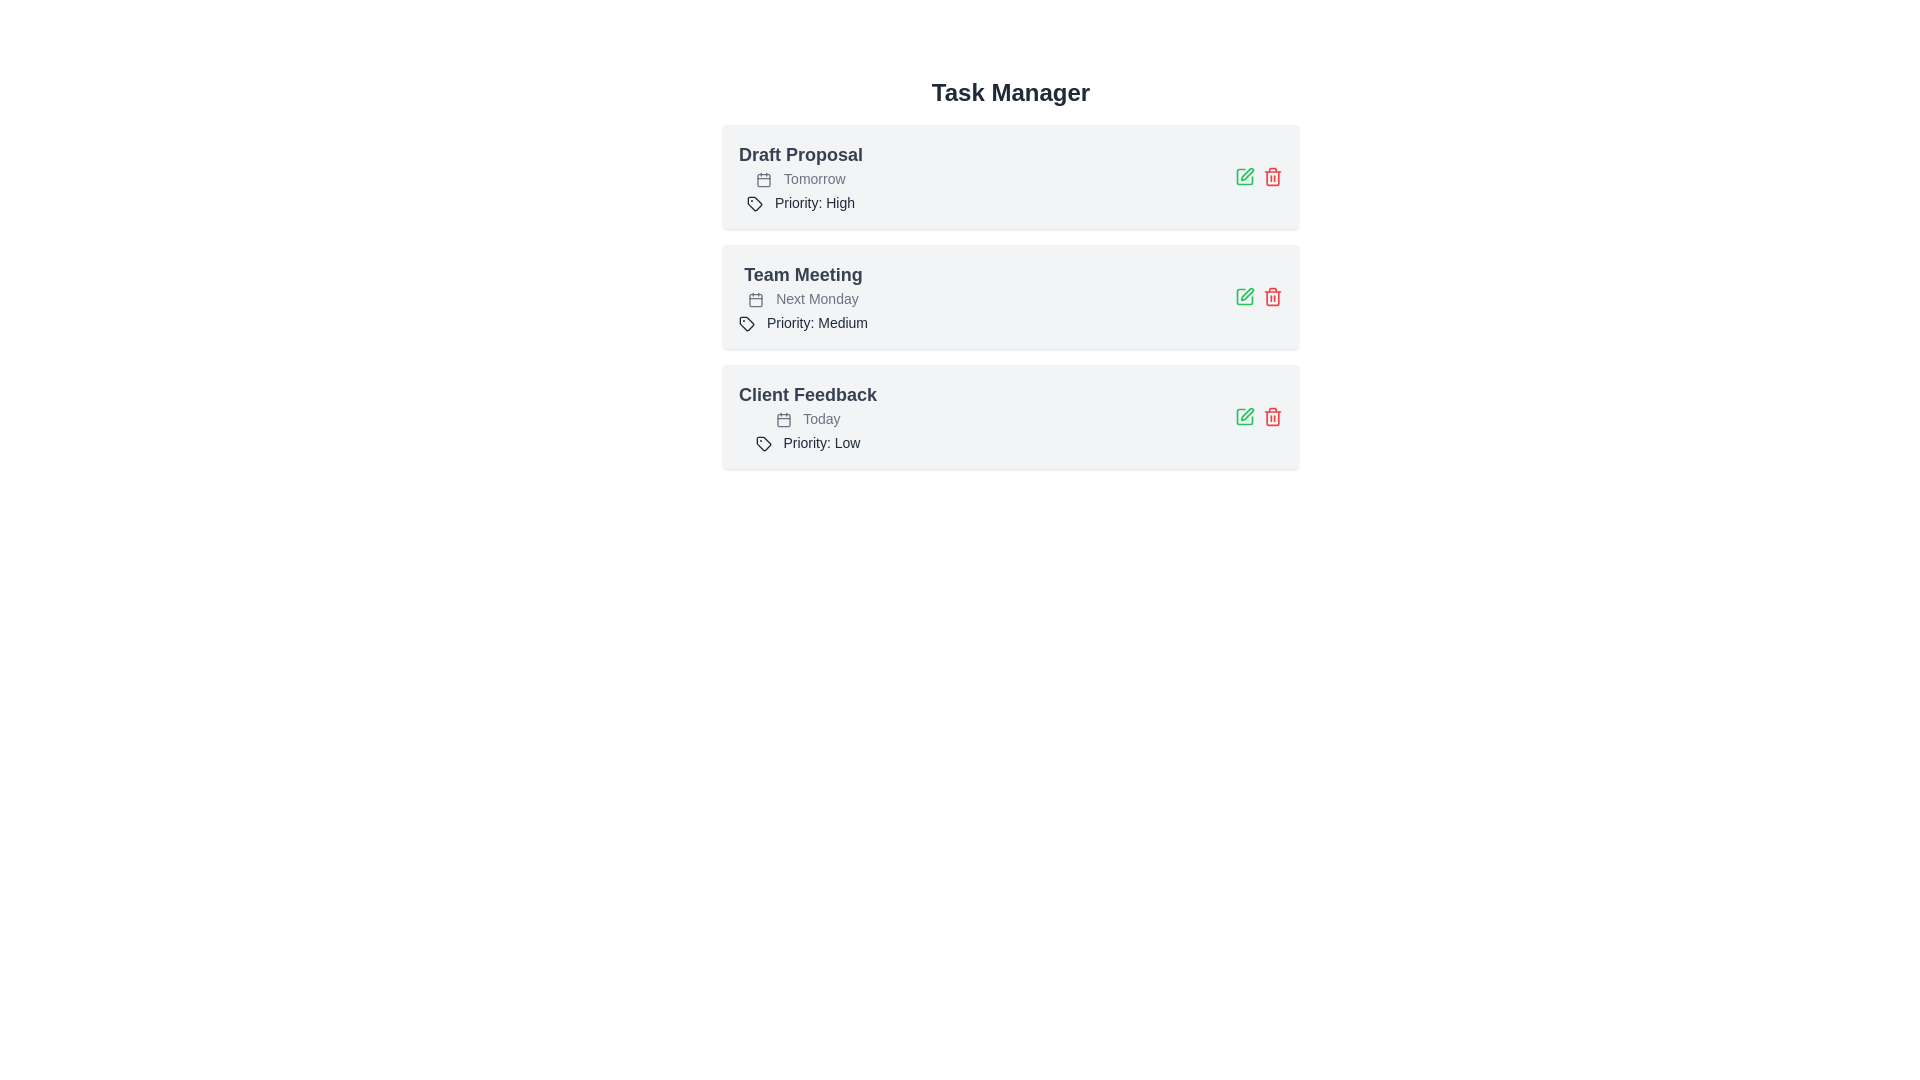  Describe the element at coordinates (782, 419) in the screenshot. I see `design of the calendar icon, which is gray and located to the left of the text 'Today' in the 'Client Feedback' section` at that location.